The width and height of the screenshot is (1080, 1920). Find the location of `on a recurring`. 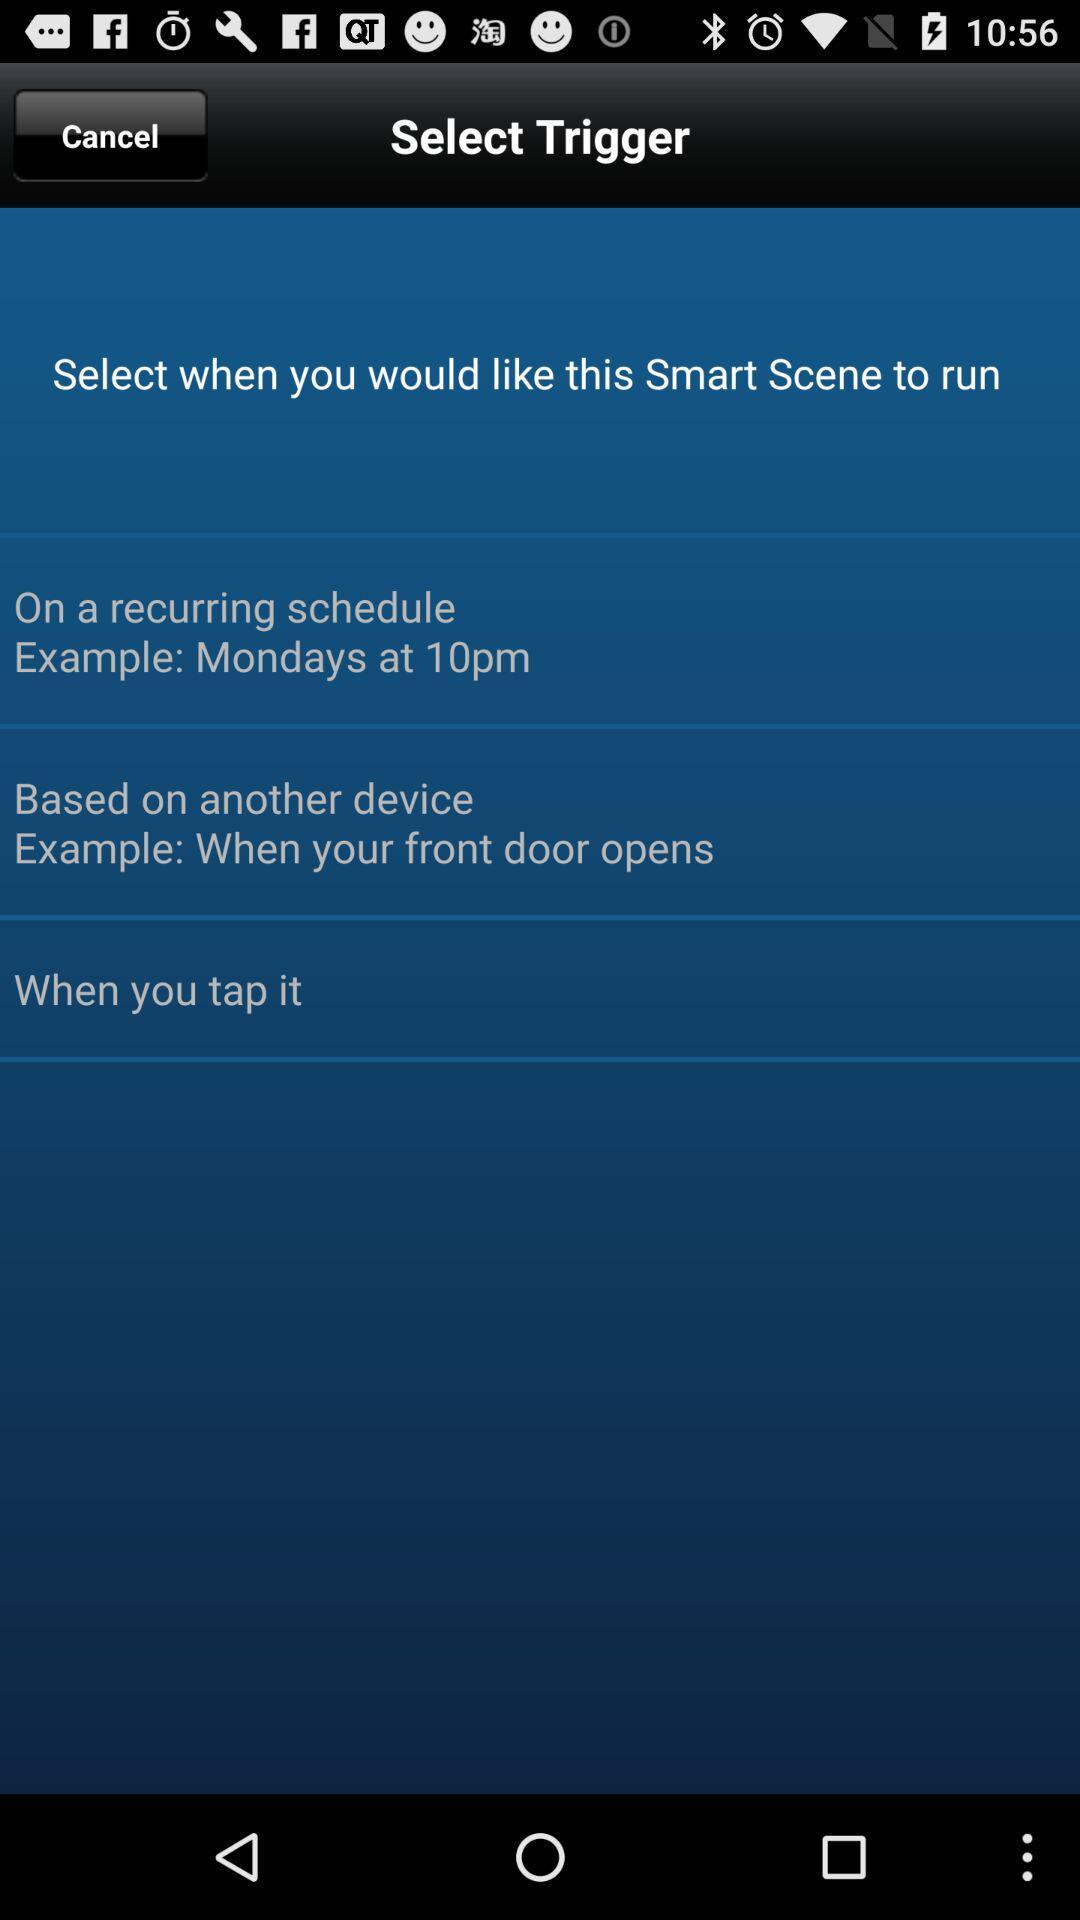

on a recurring is located at coordinates (540, 629).